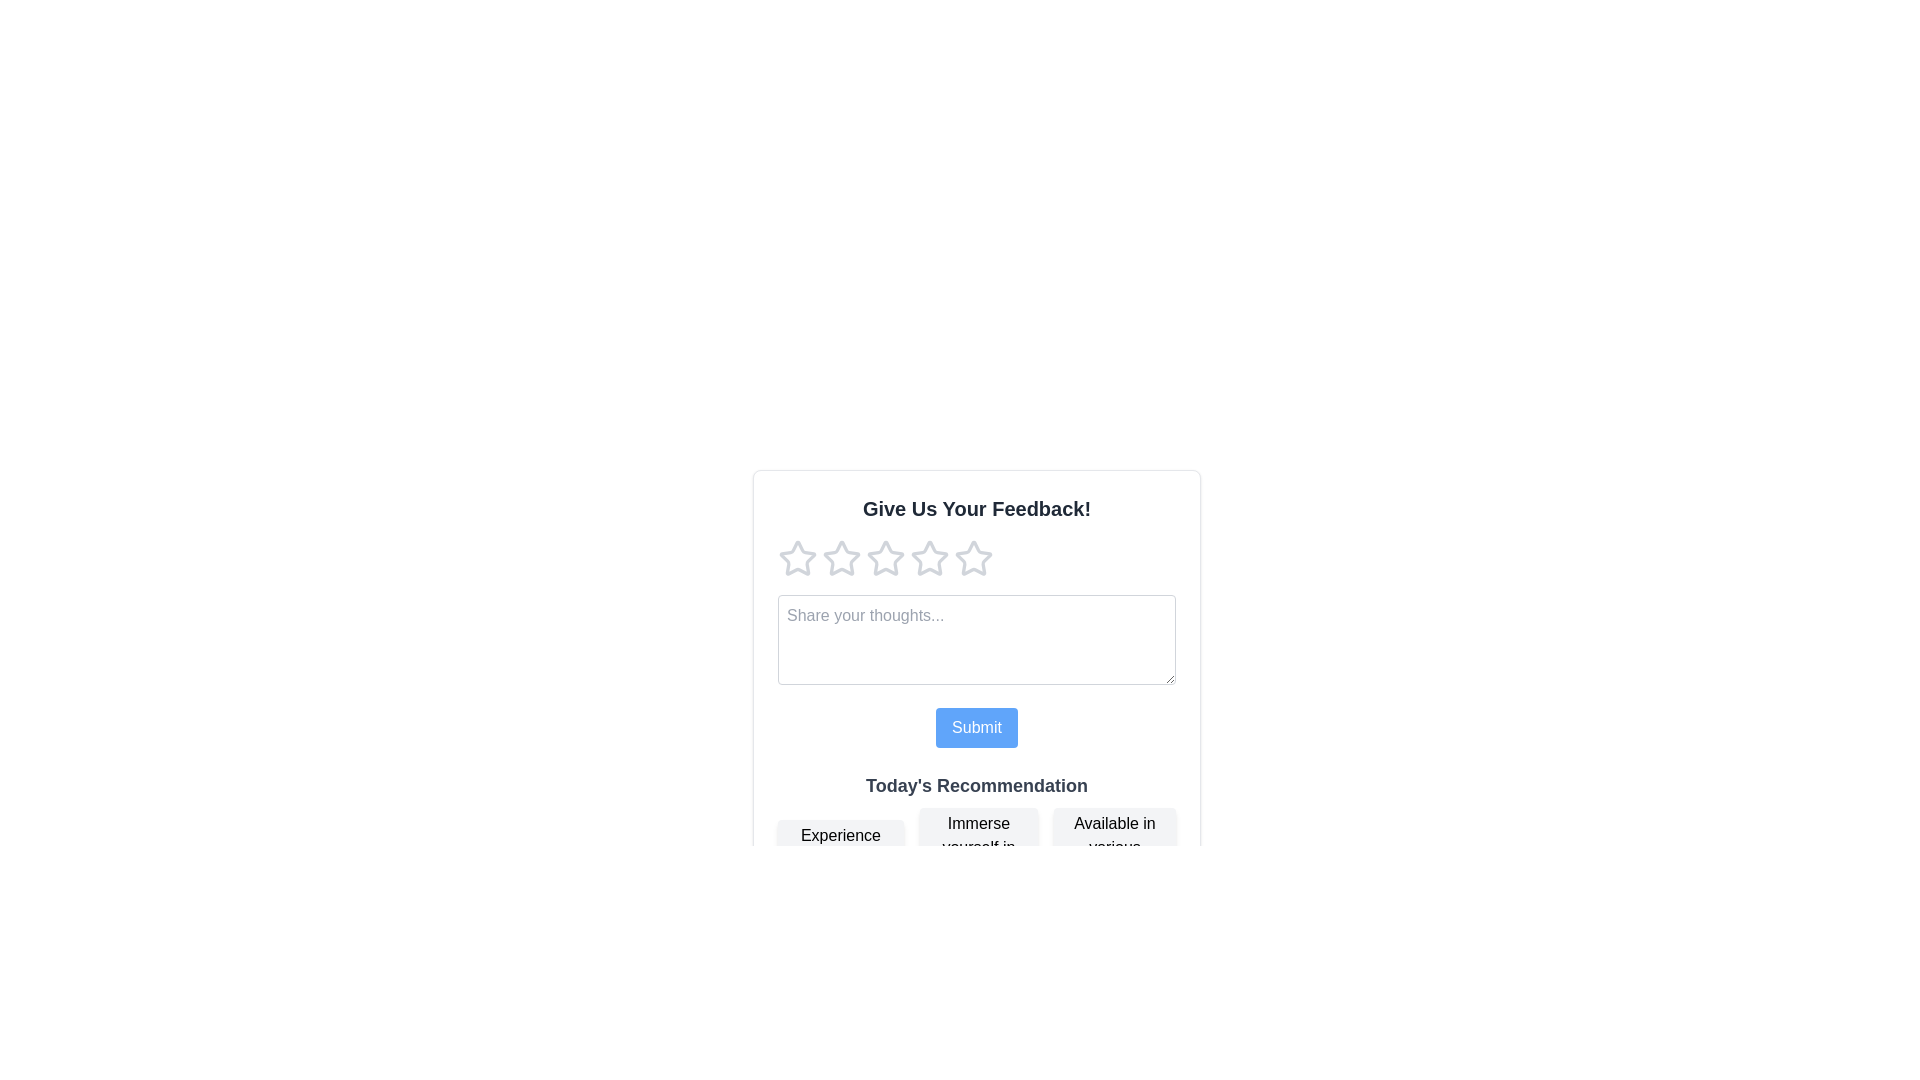  What do you see at coordinates (796, 558) in the screenshot?
I see `the first star icon in the rating interface` at bounding box center [796, 558].